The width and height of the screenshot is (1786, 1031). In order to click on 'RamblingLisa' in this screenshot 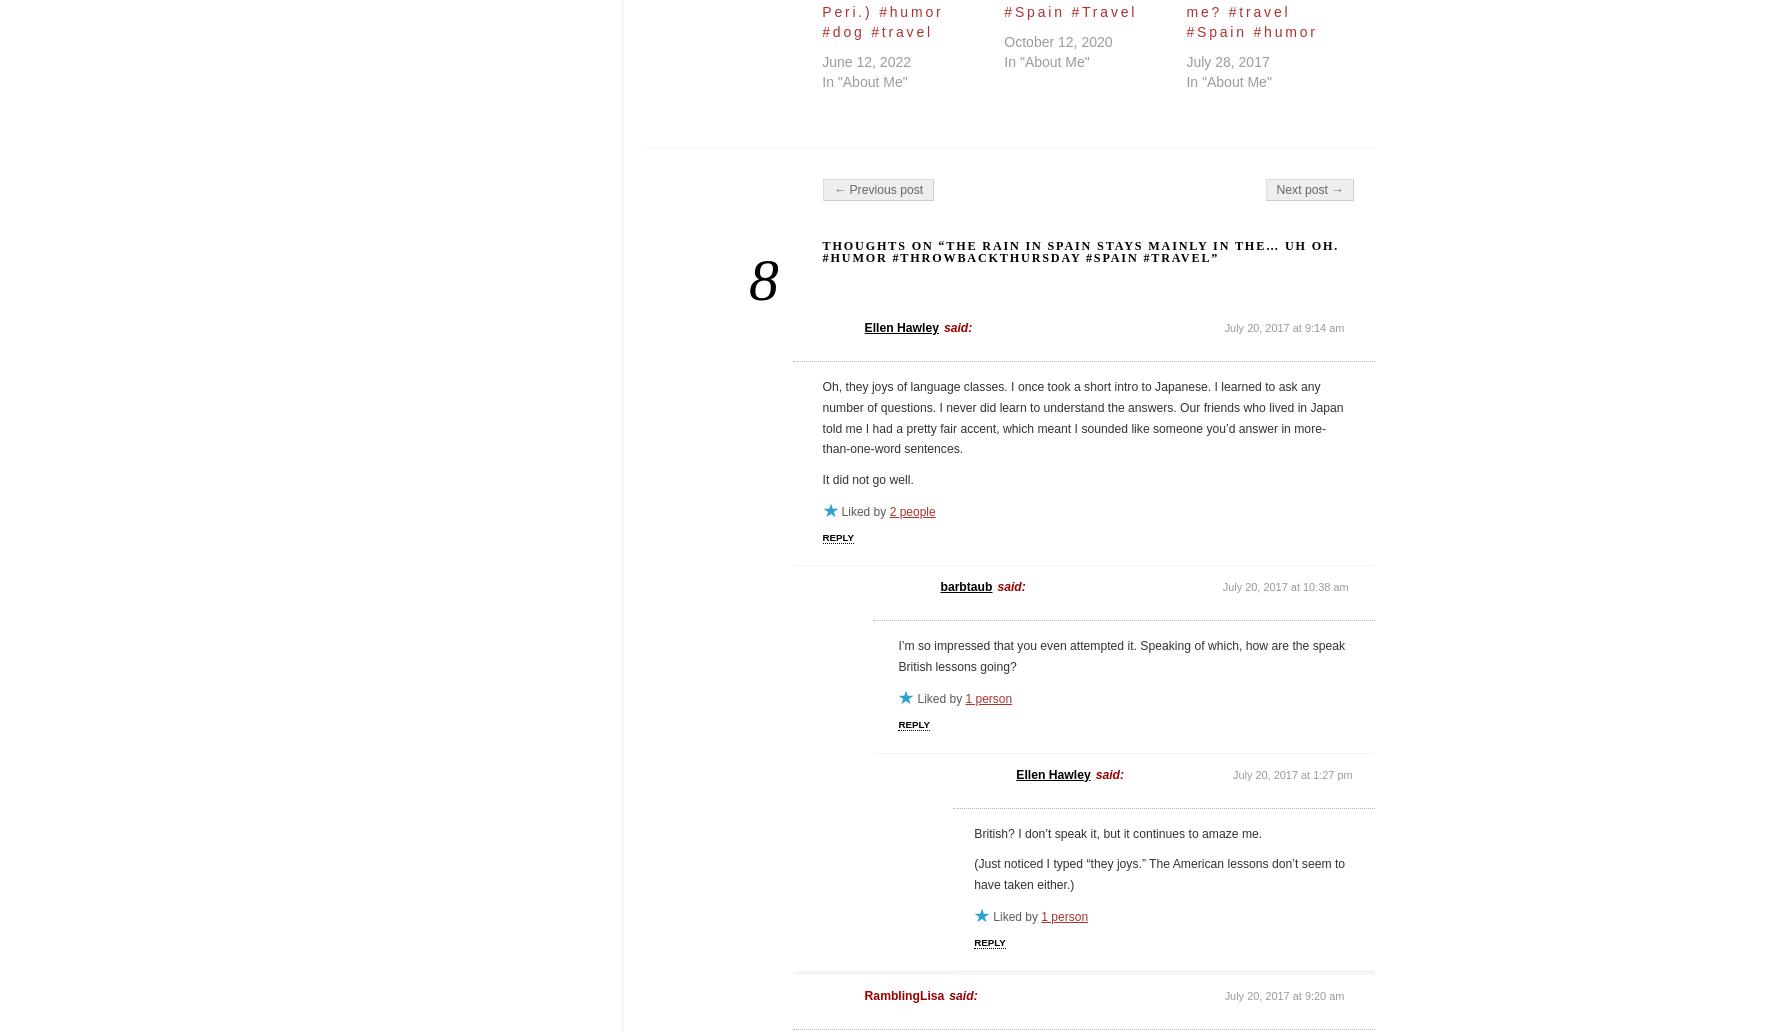, I will do `click(904, 995)`.